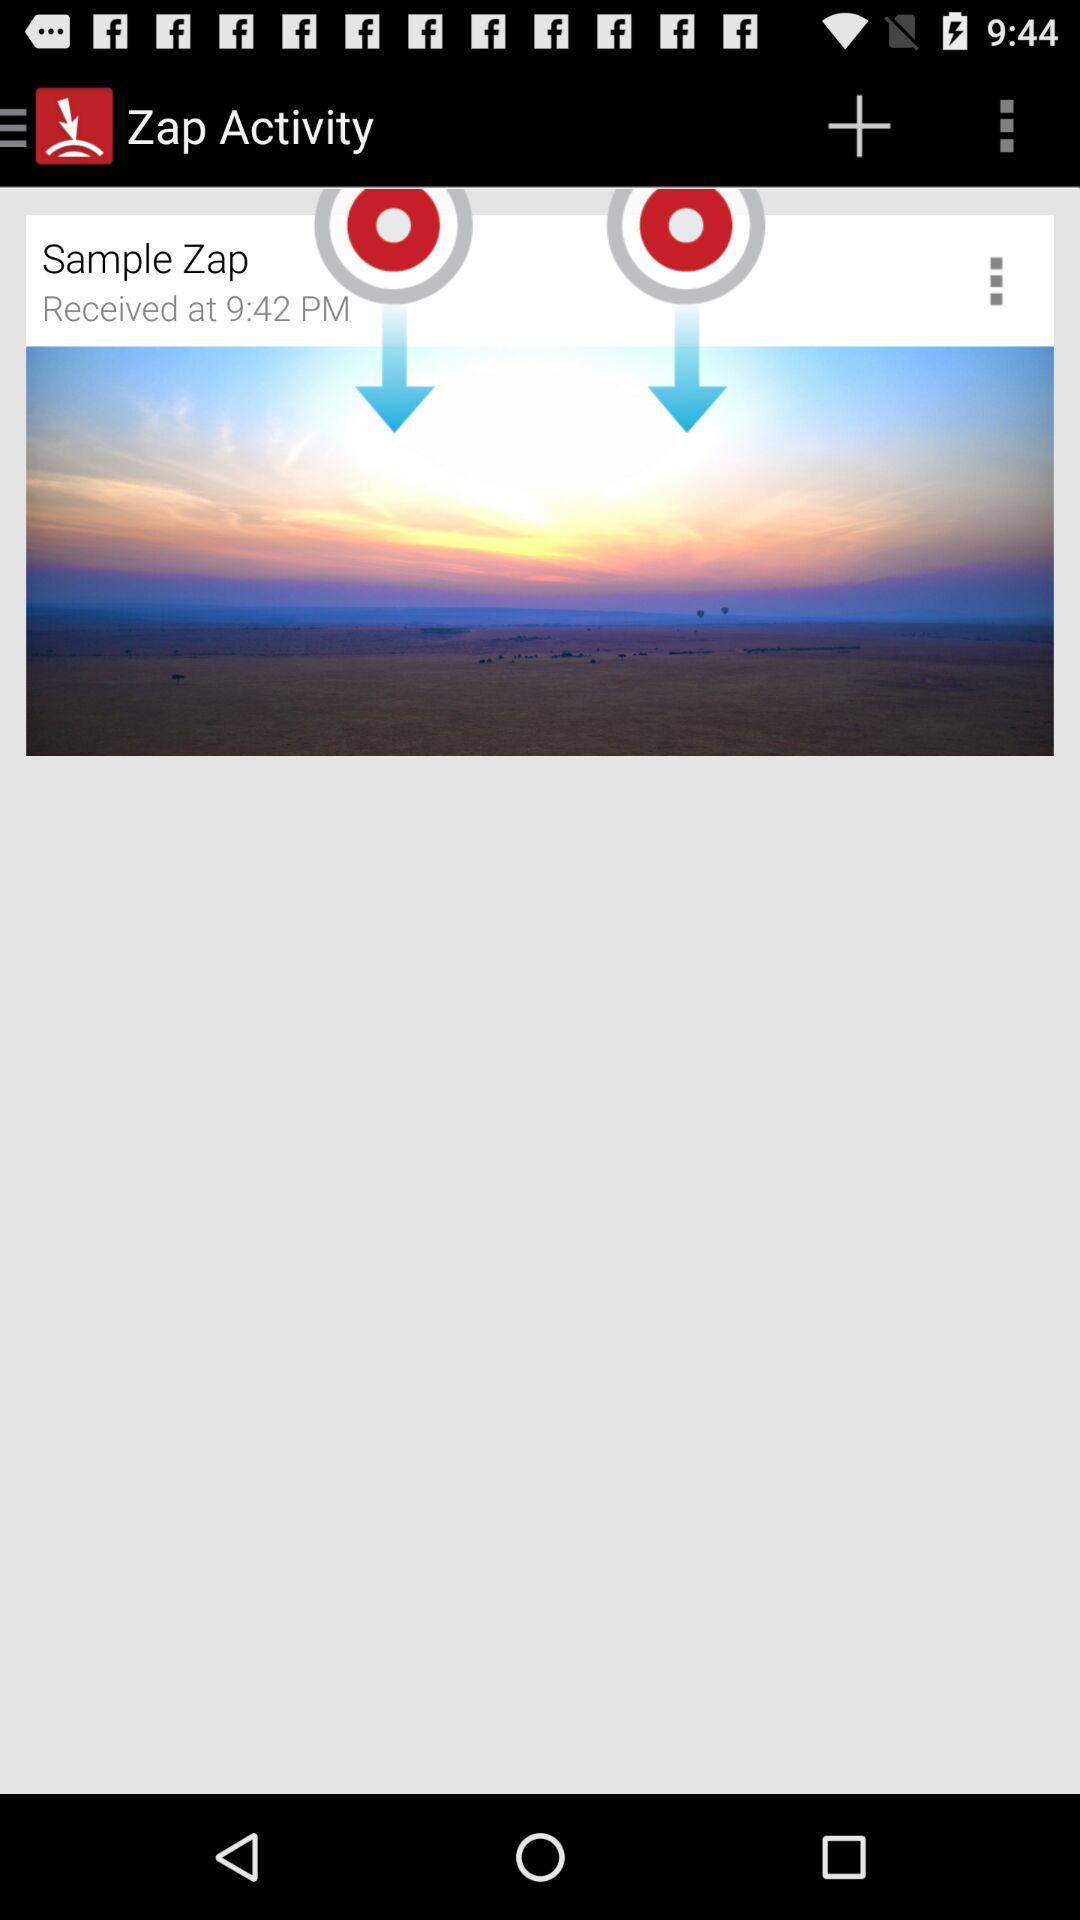 The image size is (1080, 1920). Describe the element at coordinates (540, 551) in the screenshot. I see `the item below received at 9 icon` at that location.